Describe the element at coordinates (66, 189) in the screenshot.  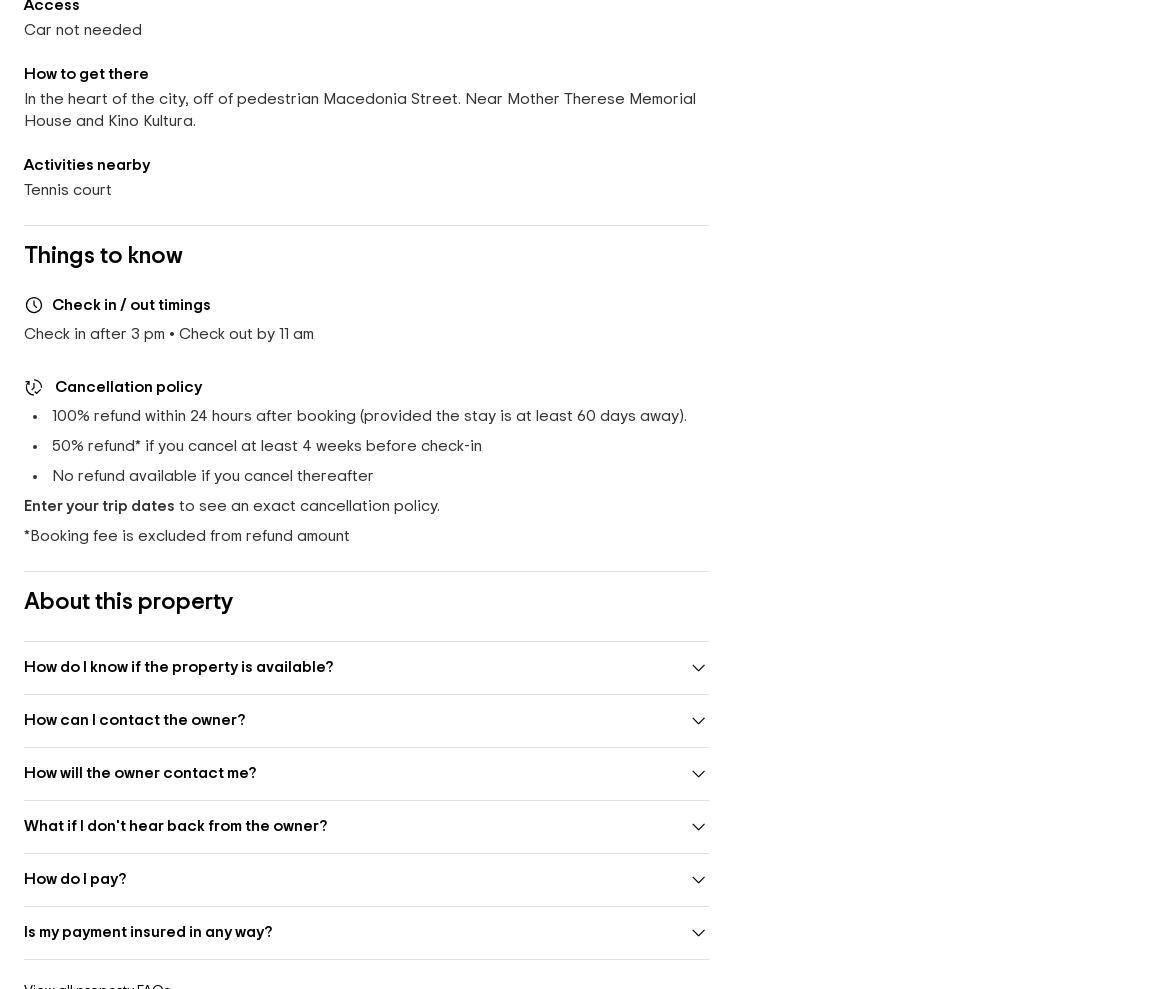
I see `'Tennis court'` at that location.